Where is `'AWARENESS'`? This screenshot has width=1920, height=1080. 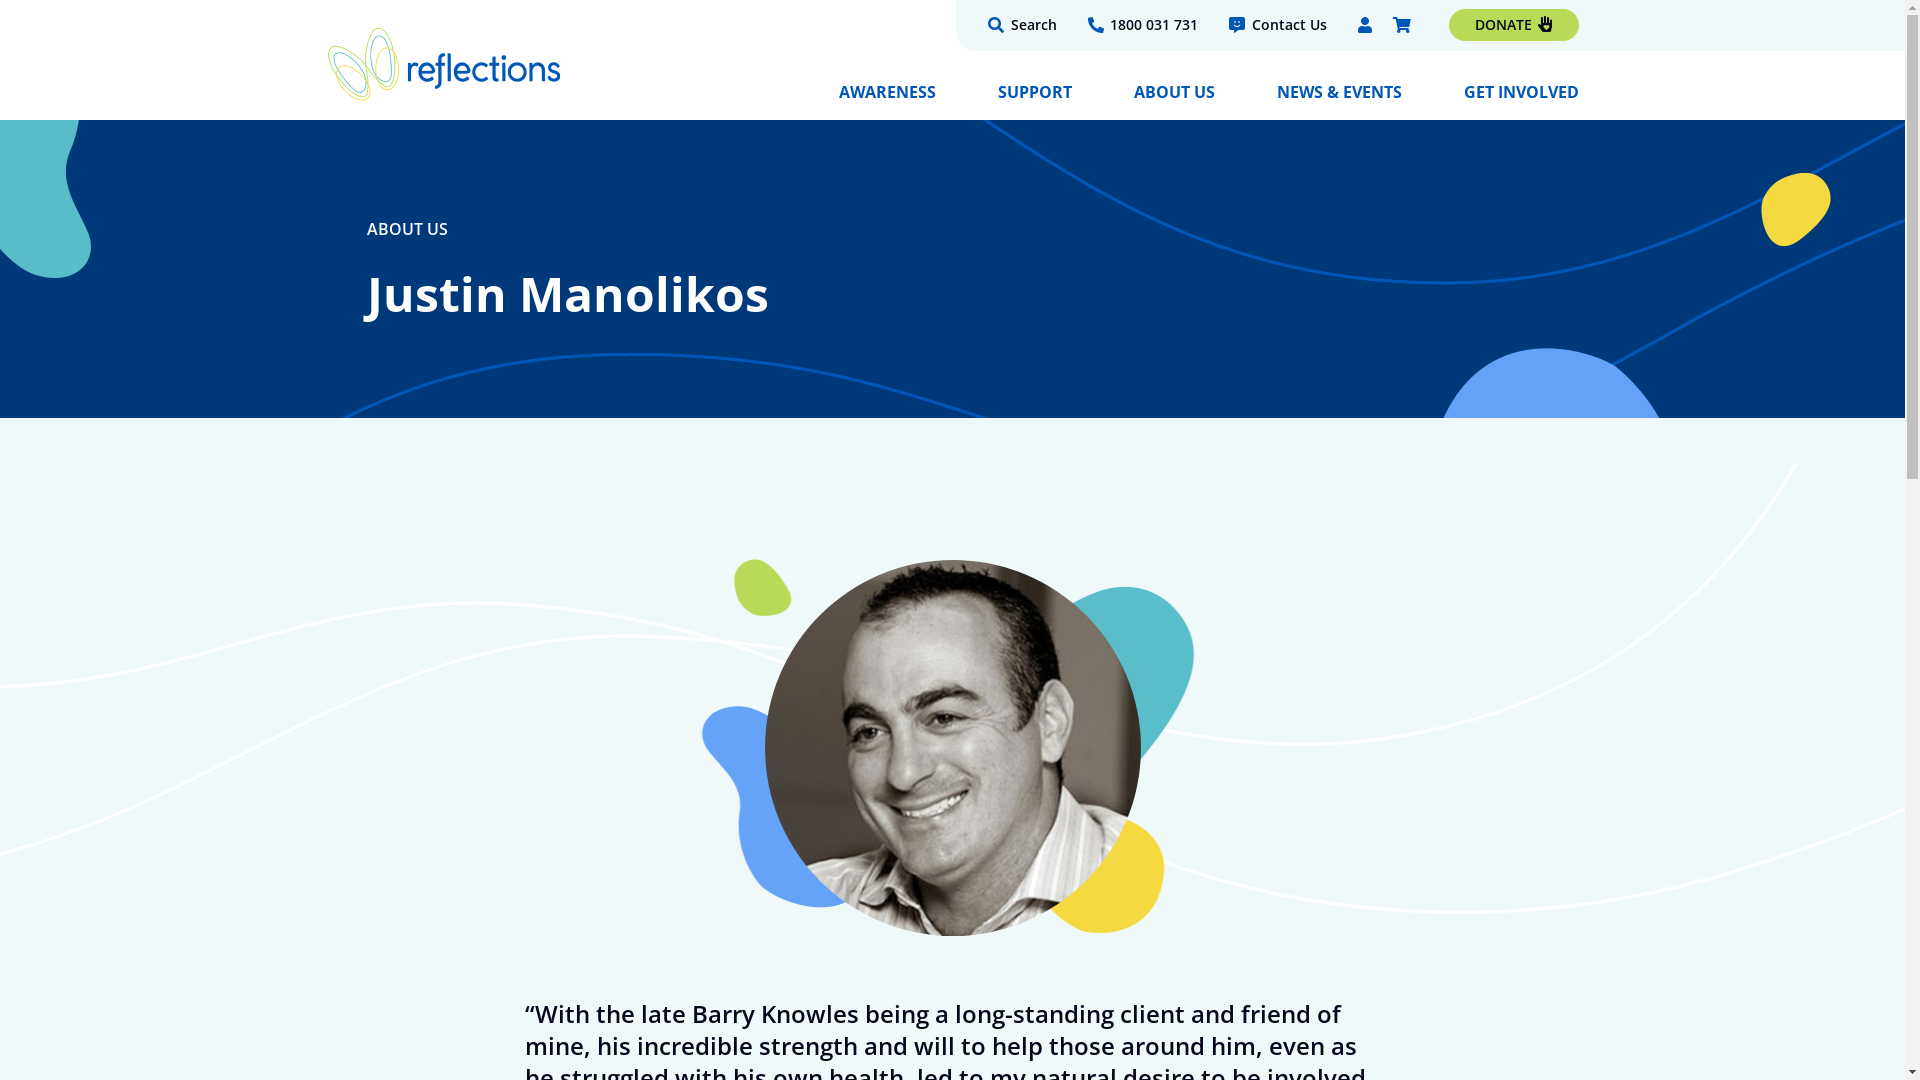
'AWARENESS' is located at coordinates (885, 100).